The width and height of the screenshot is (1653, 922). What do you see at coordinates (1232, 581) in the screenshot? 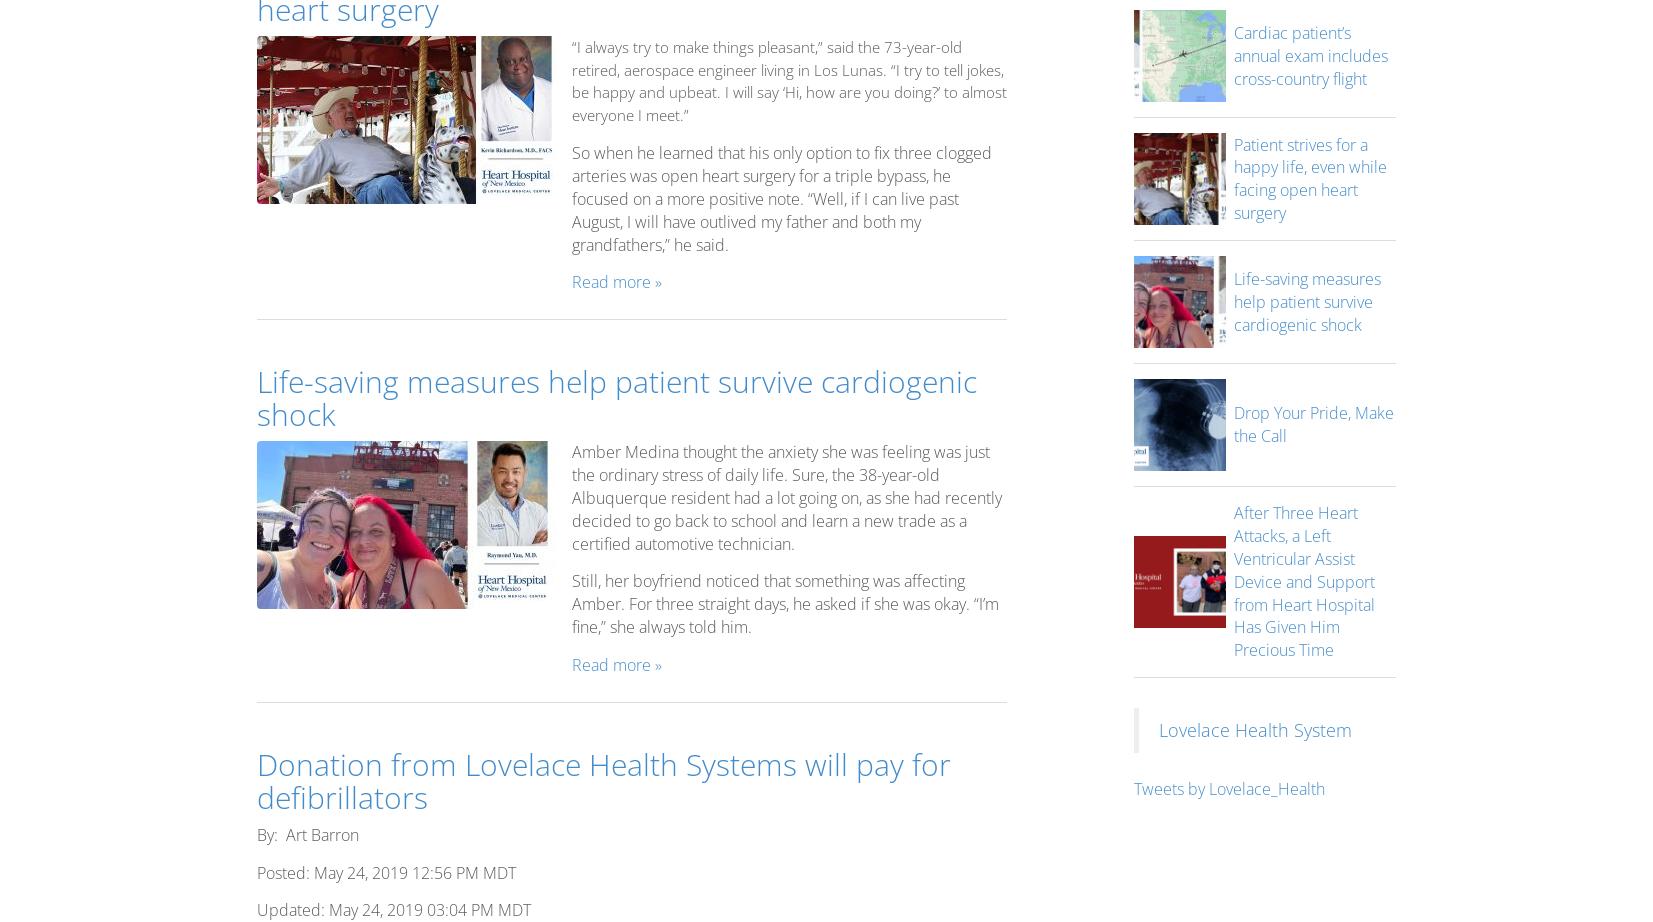
I see `'After Three Heart Attacks, a Left Ventricular Assist Device and Support from Heart Hospital Has Given Him Precious Time'` at bounding box center [1232, 581].